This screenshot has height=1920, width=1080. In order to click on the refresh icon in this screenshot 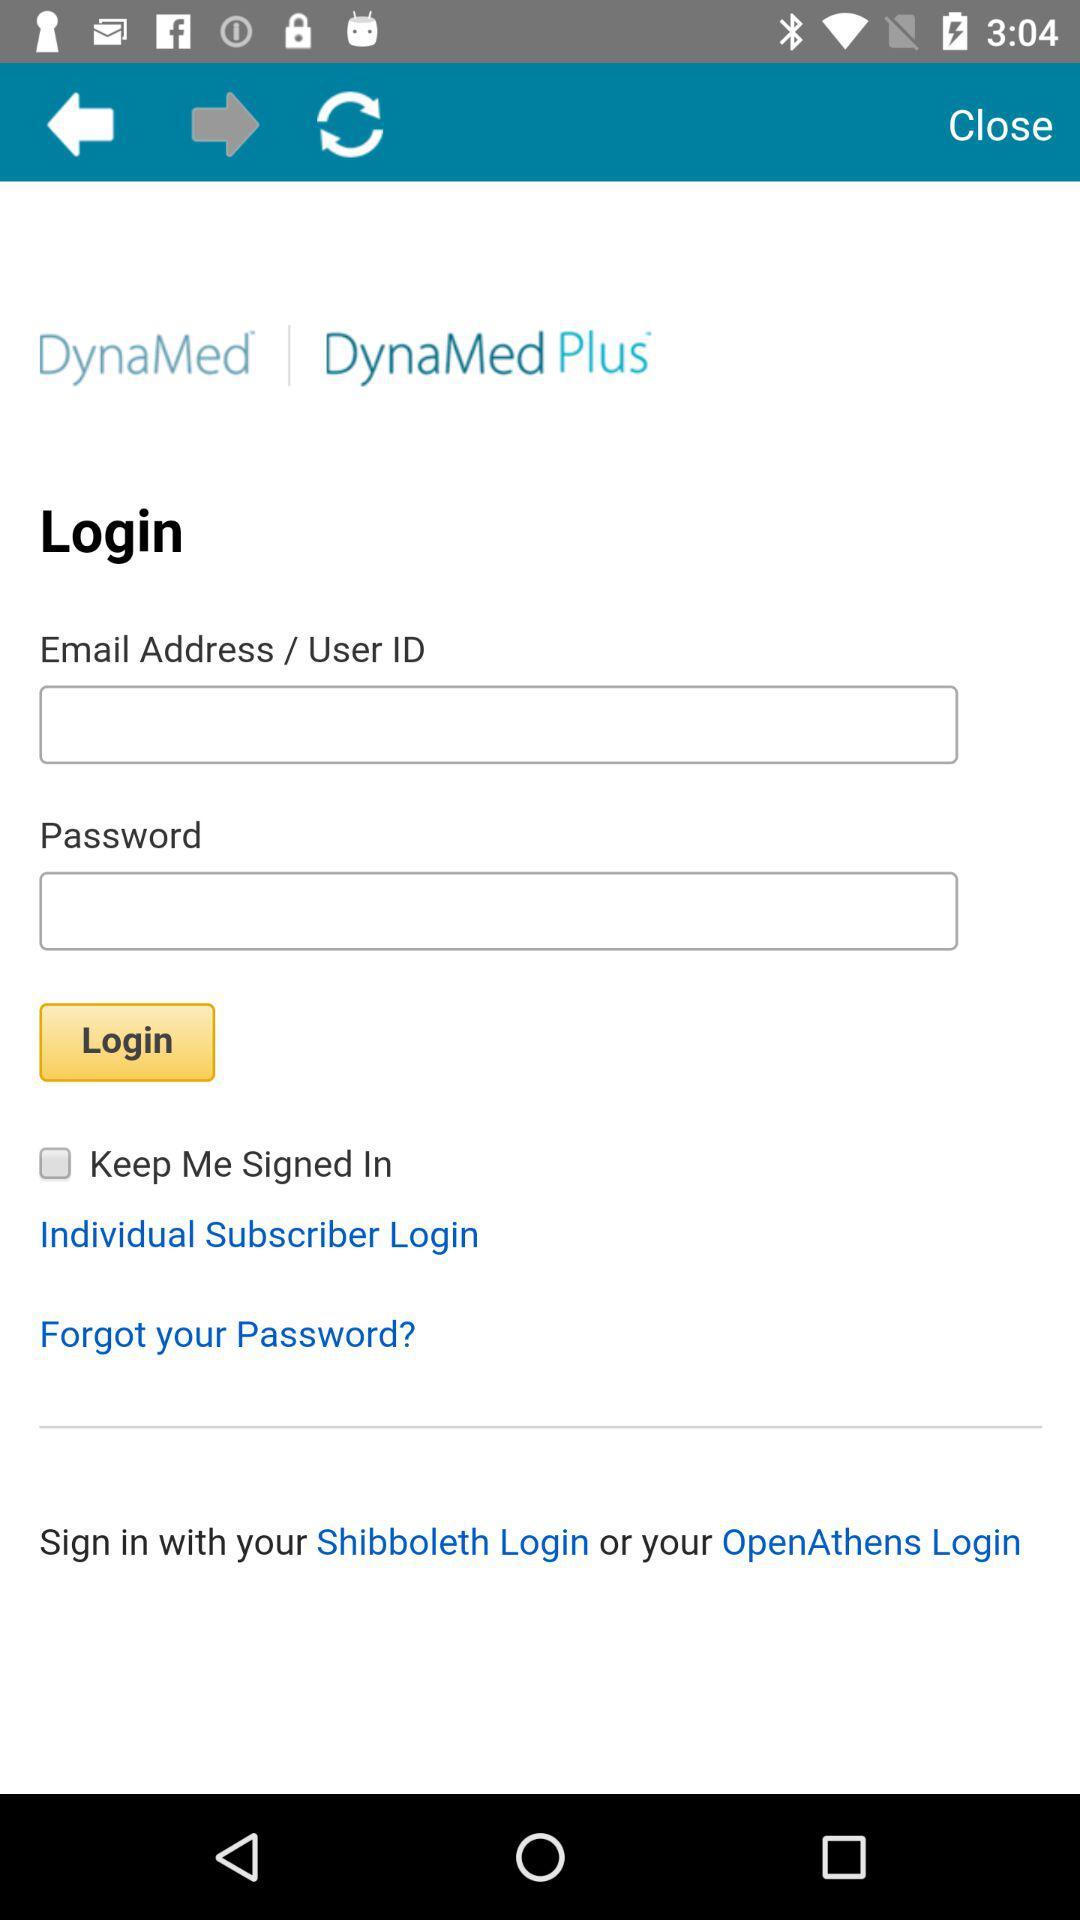, I will do `click(349, 123)`.